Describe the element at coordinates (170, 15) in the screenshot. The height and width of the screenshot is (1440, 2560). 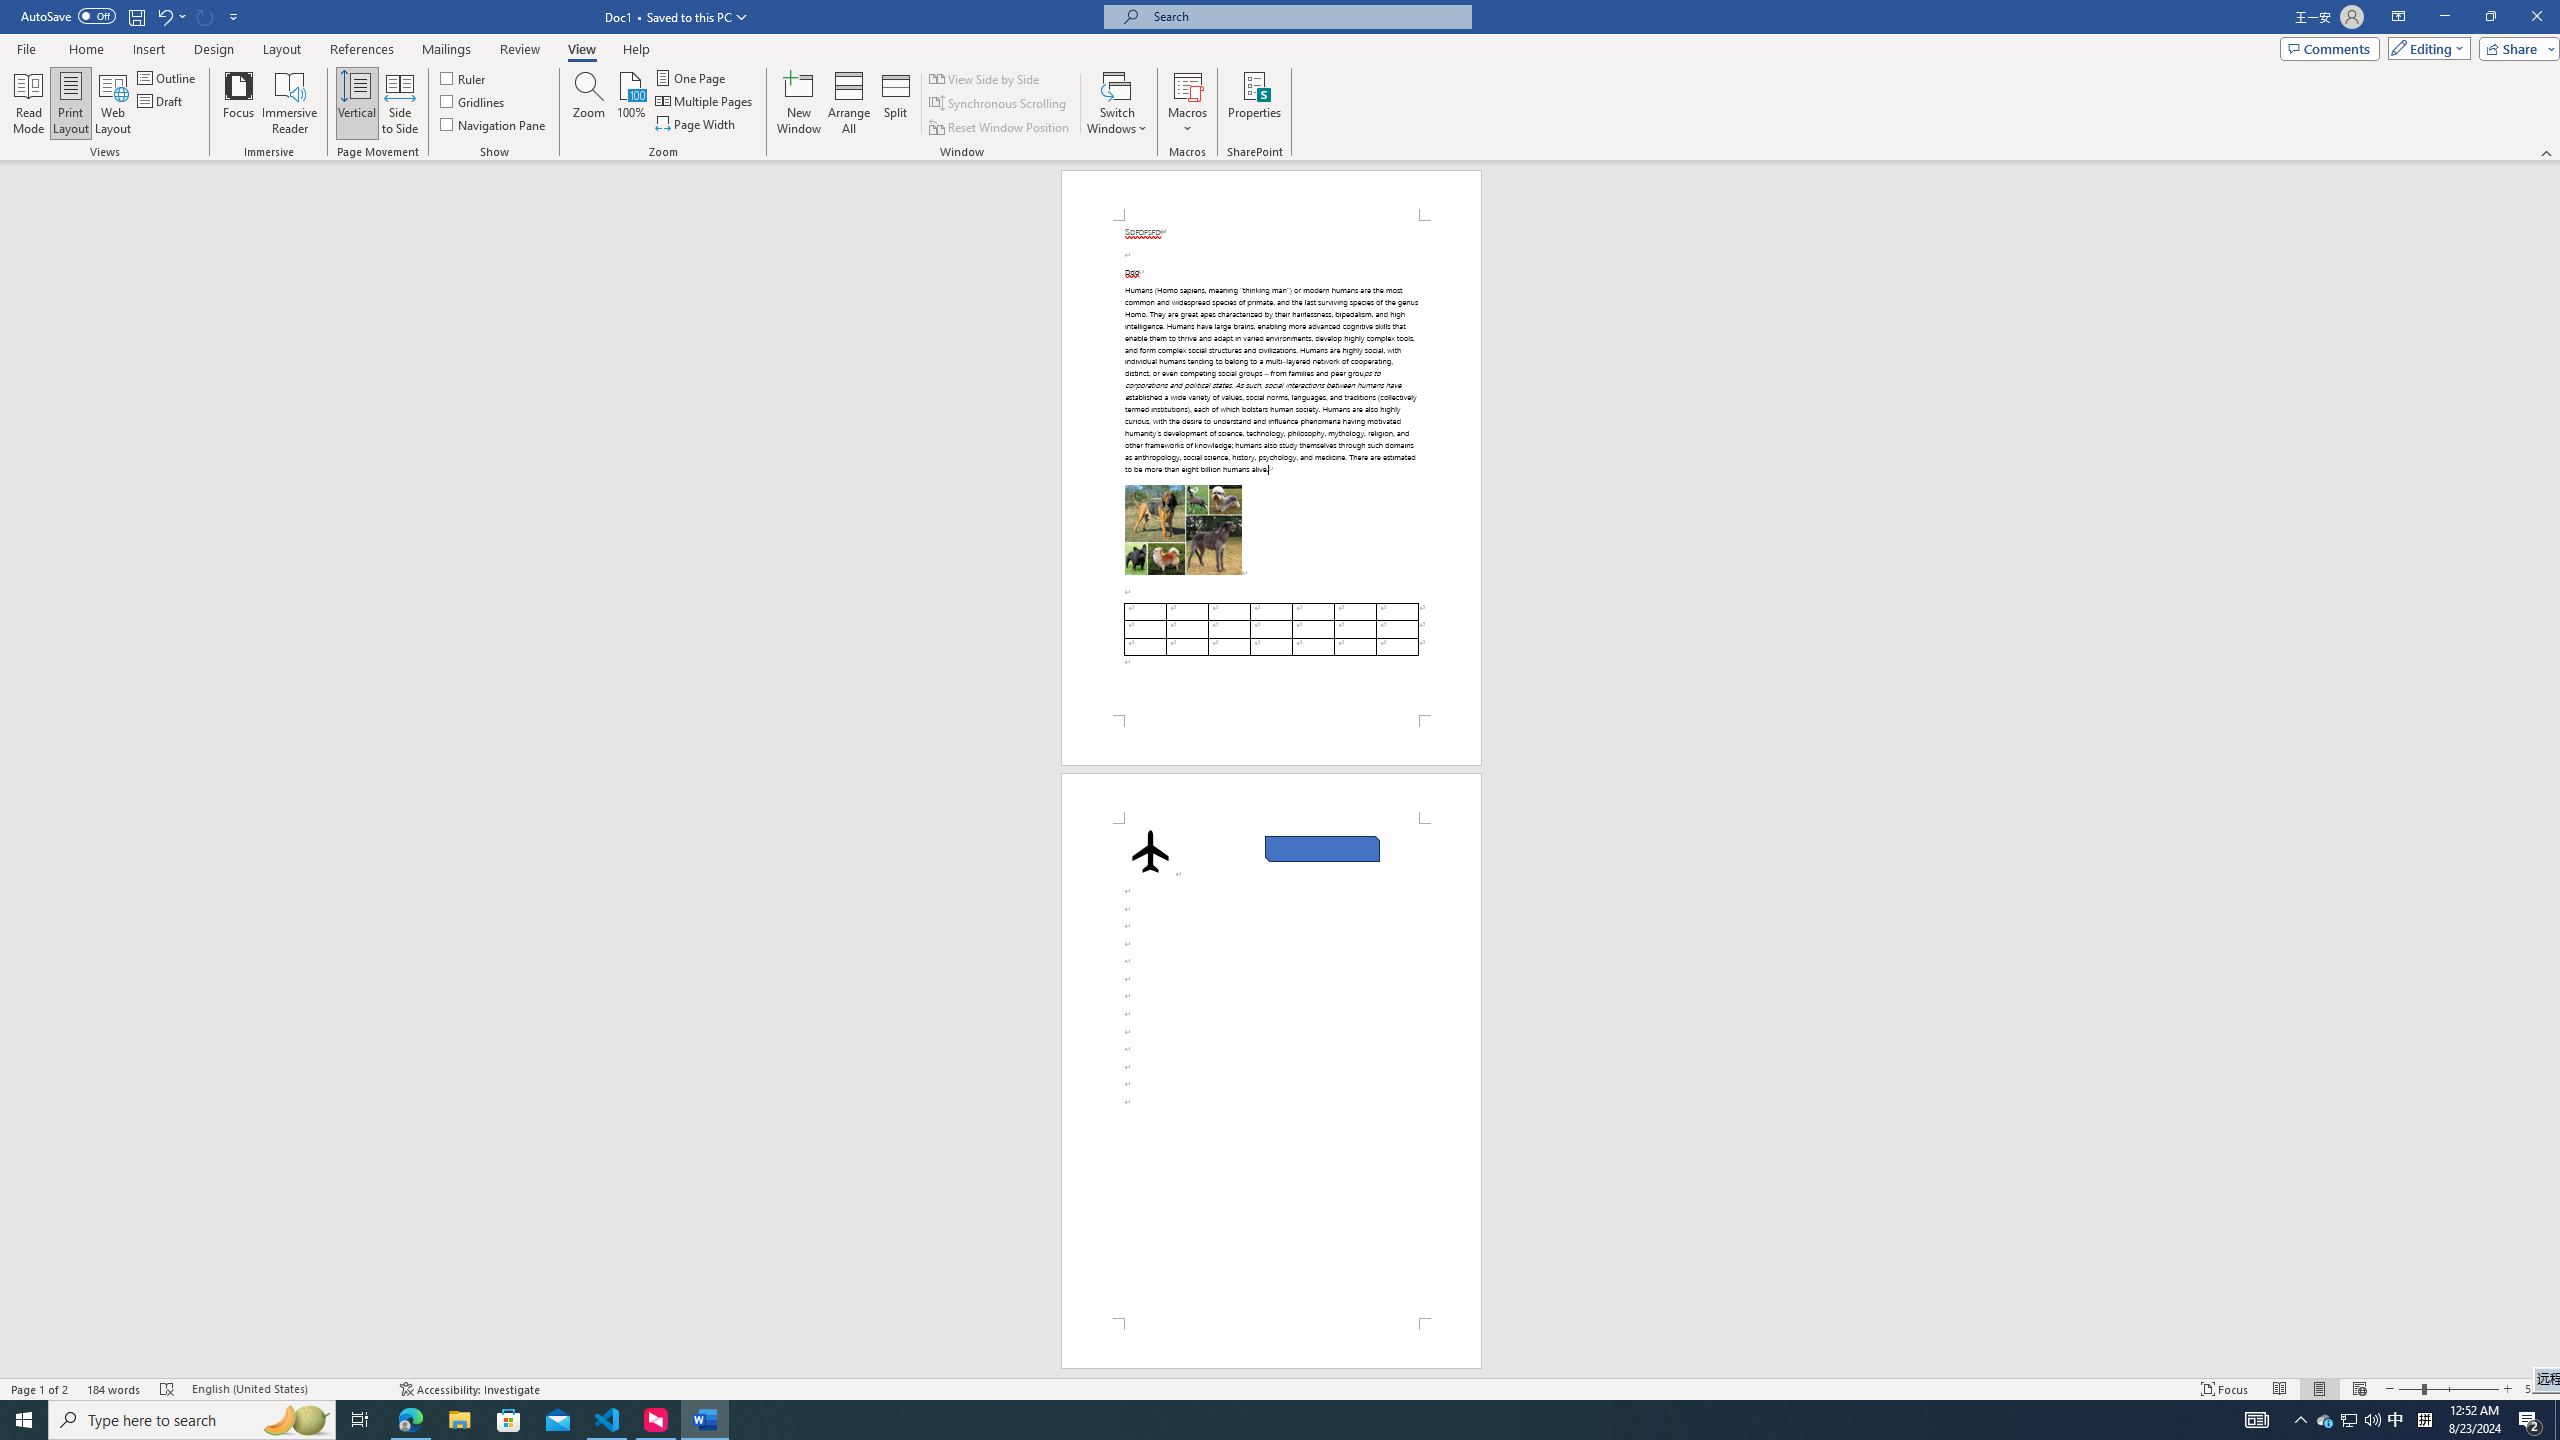
I see `'Undo Apply Quick Style Set'` at that location.